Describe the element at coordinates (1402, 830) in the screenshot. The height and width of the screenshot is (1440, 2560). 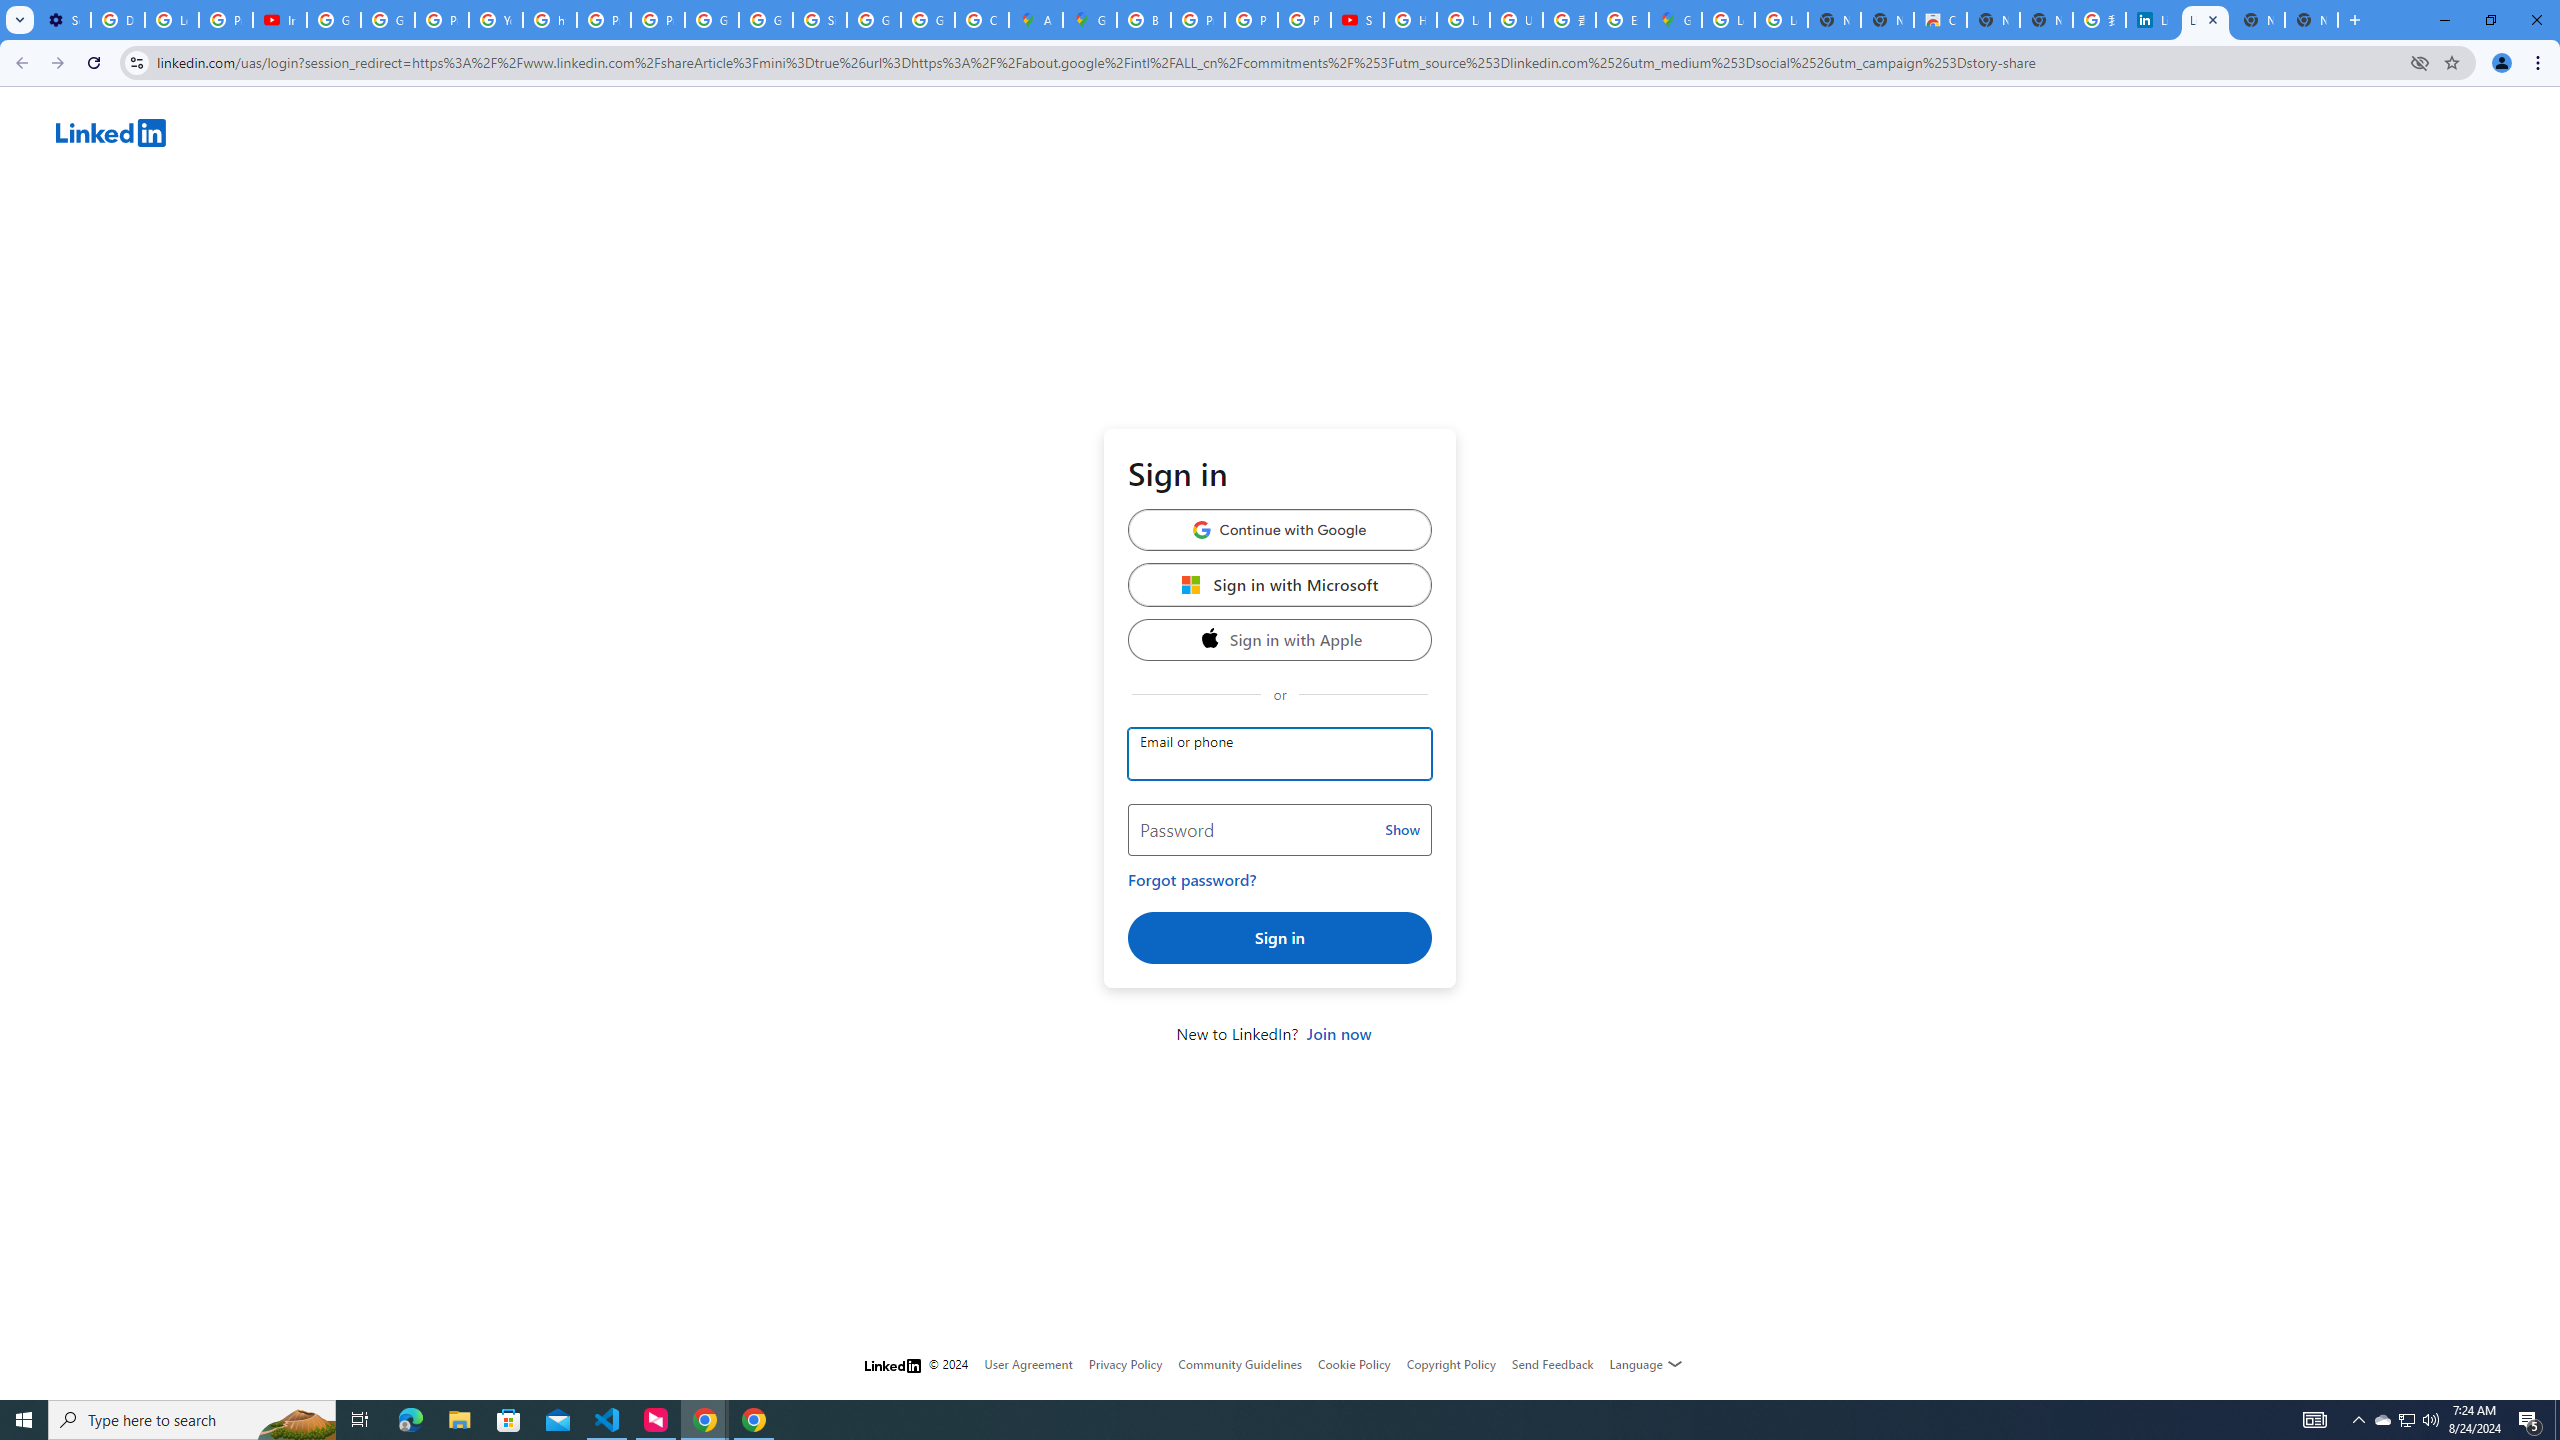
I see `'Show'` at that location.